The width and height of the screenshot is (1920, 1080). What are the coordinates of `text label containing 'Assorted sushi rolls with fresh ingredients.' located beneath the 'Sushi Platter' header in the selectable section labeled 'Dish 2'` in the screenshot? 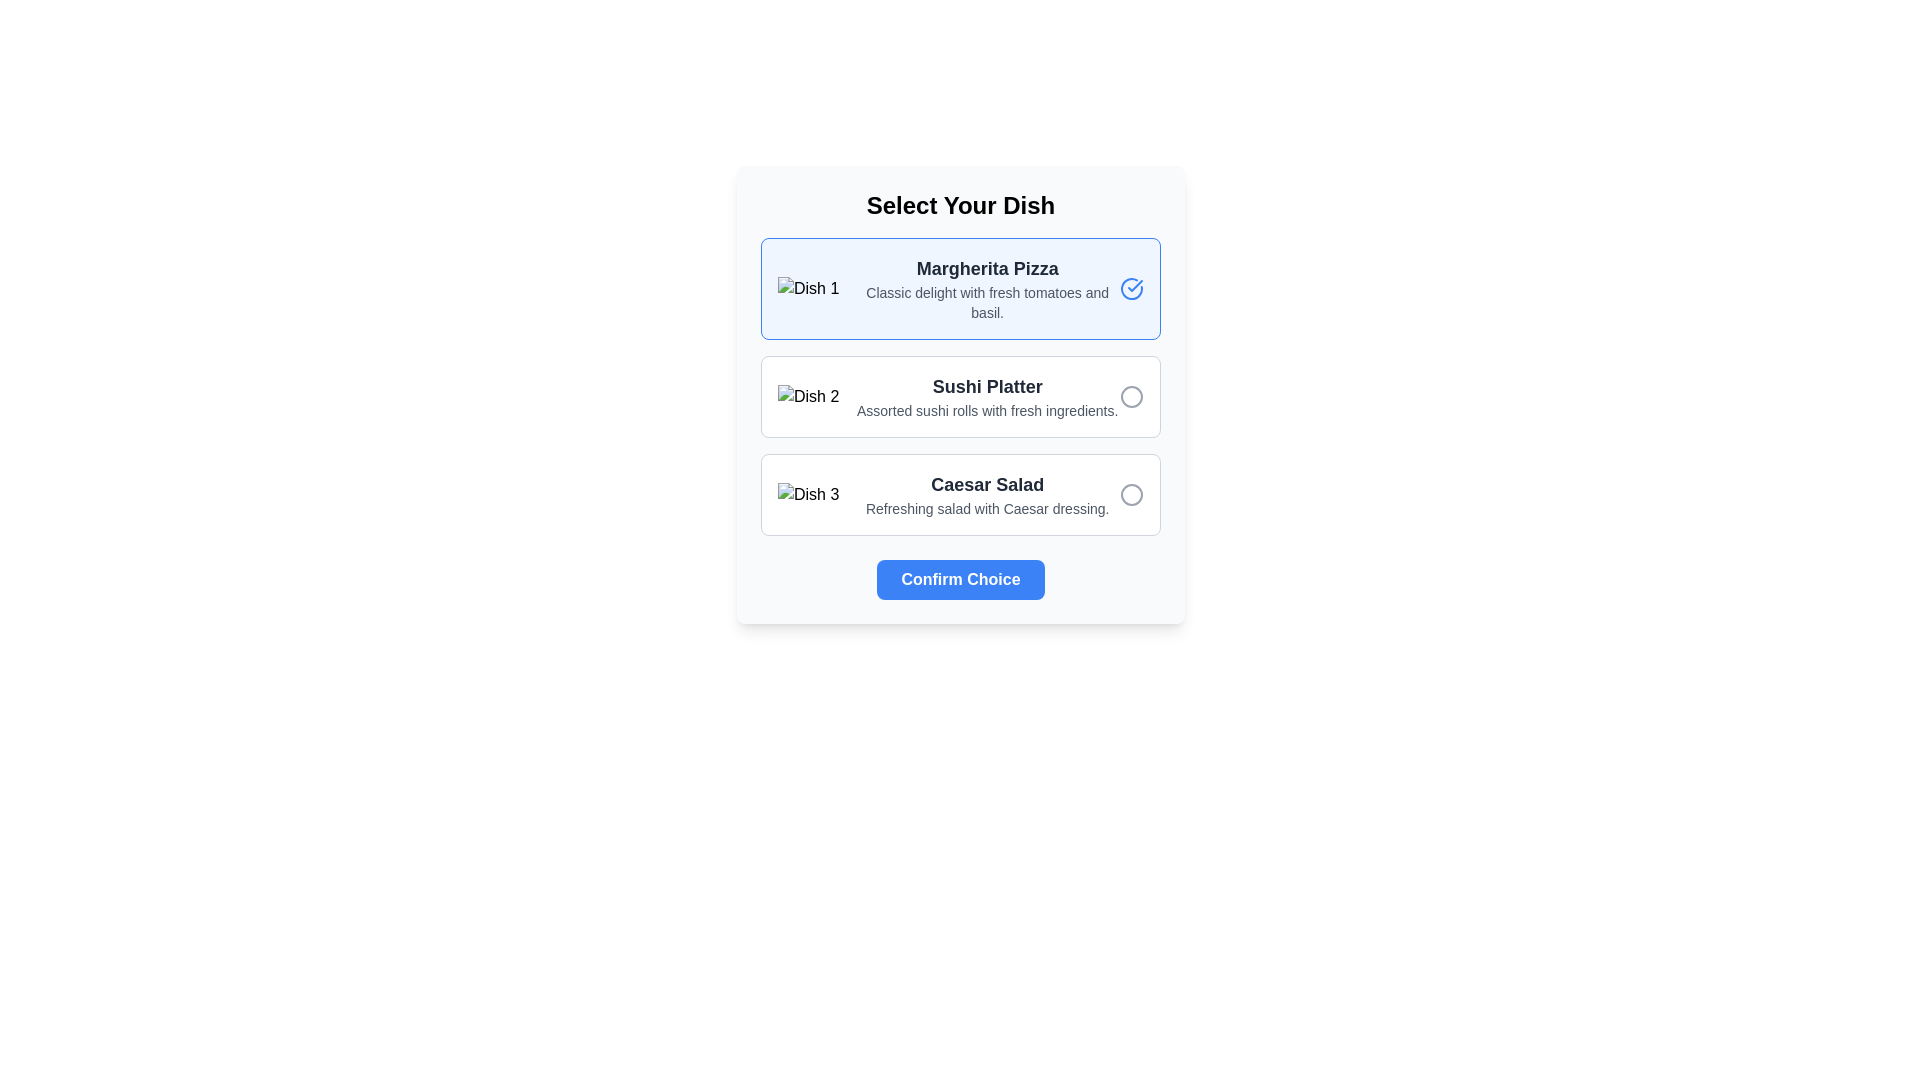 It's located at (987, 410).